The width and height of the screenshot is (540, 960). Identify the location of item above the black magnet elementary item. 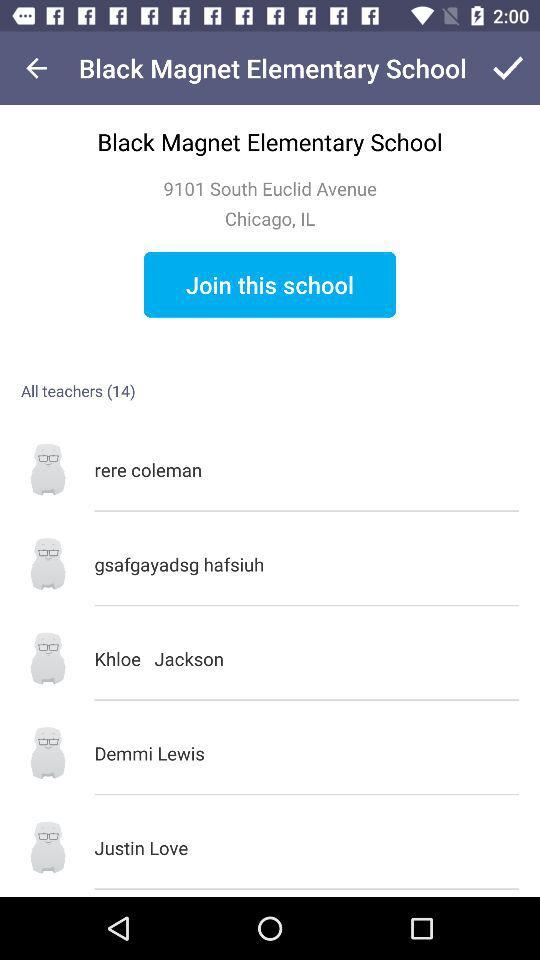
(36, 68).